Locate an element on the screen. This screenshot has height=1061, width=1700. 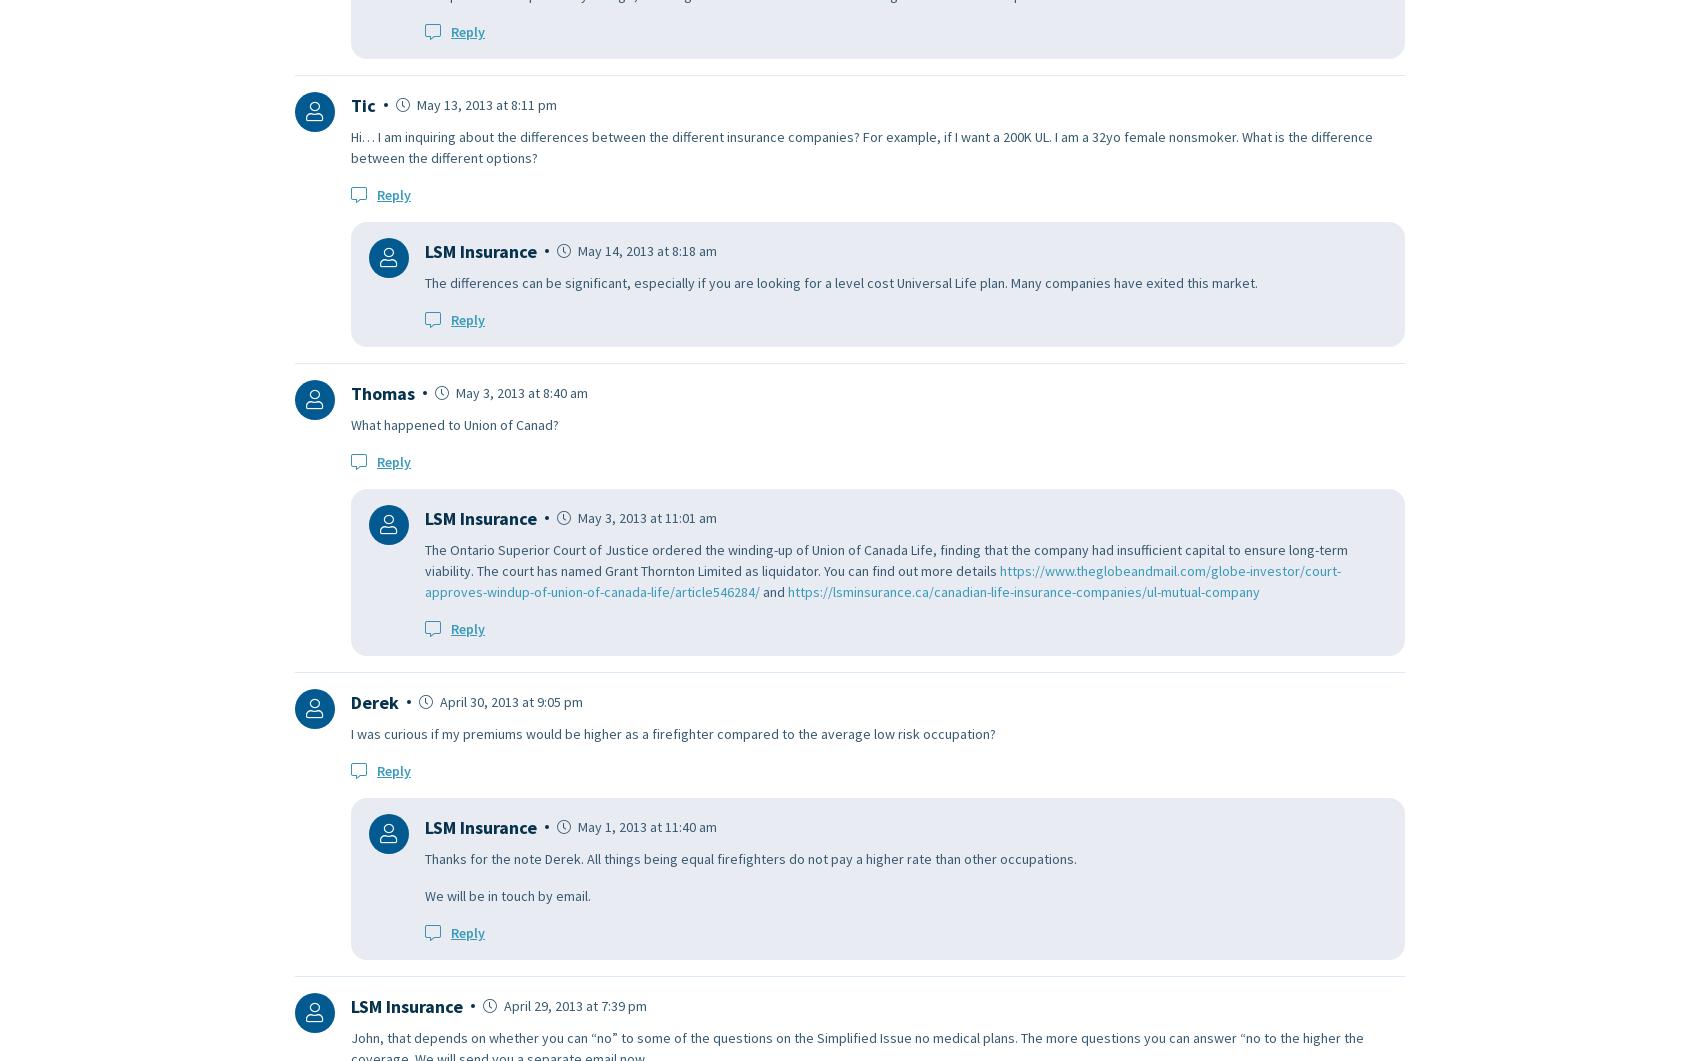
'We will be in touch by email.' is located at coordinates (507, 893).